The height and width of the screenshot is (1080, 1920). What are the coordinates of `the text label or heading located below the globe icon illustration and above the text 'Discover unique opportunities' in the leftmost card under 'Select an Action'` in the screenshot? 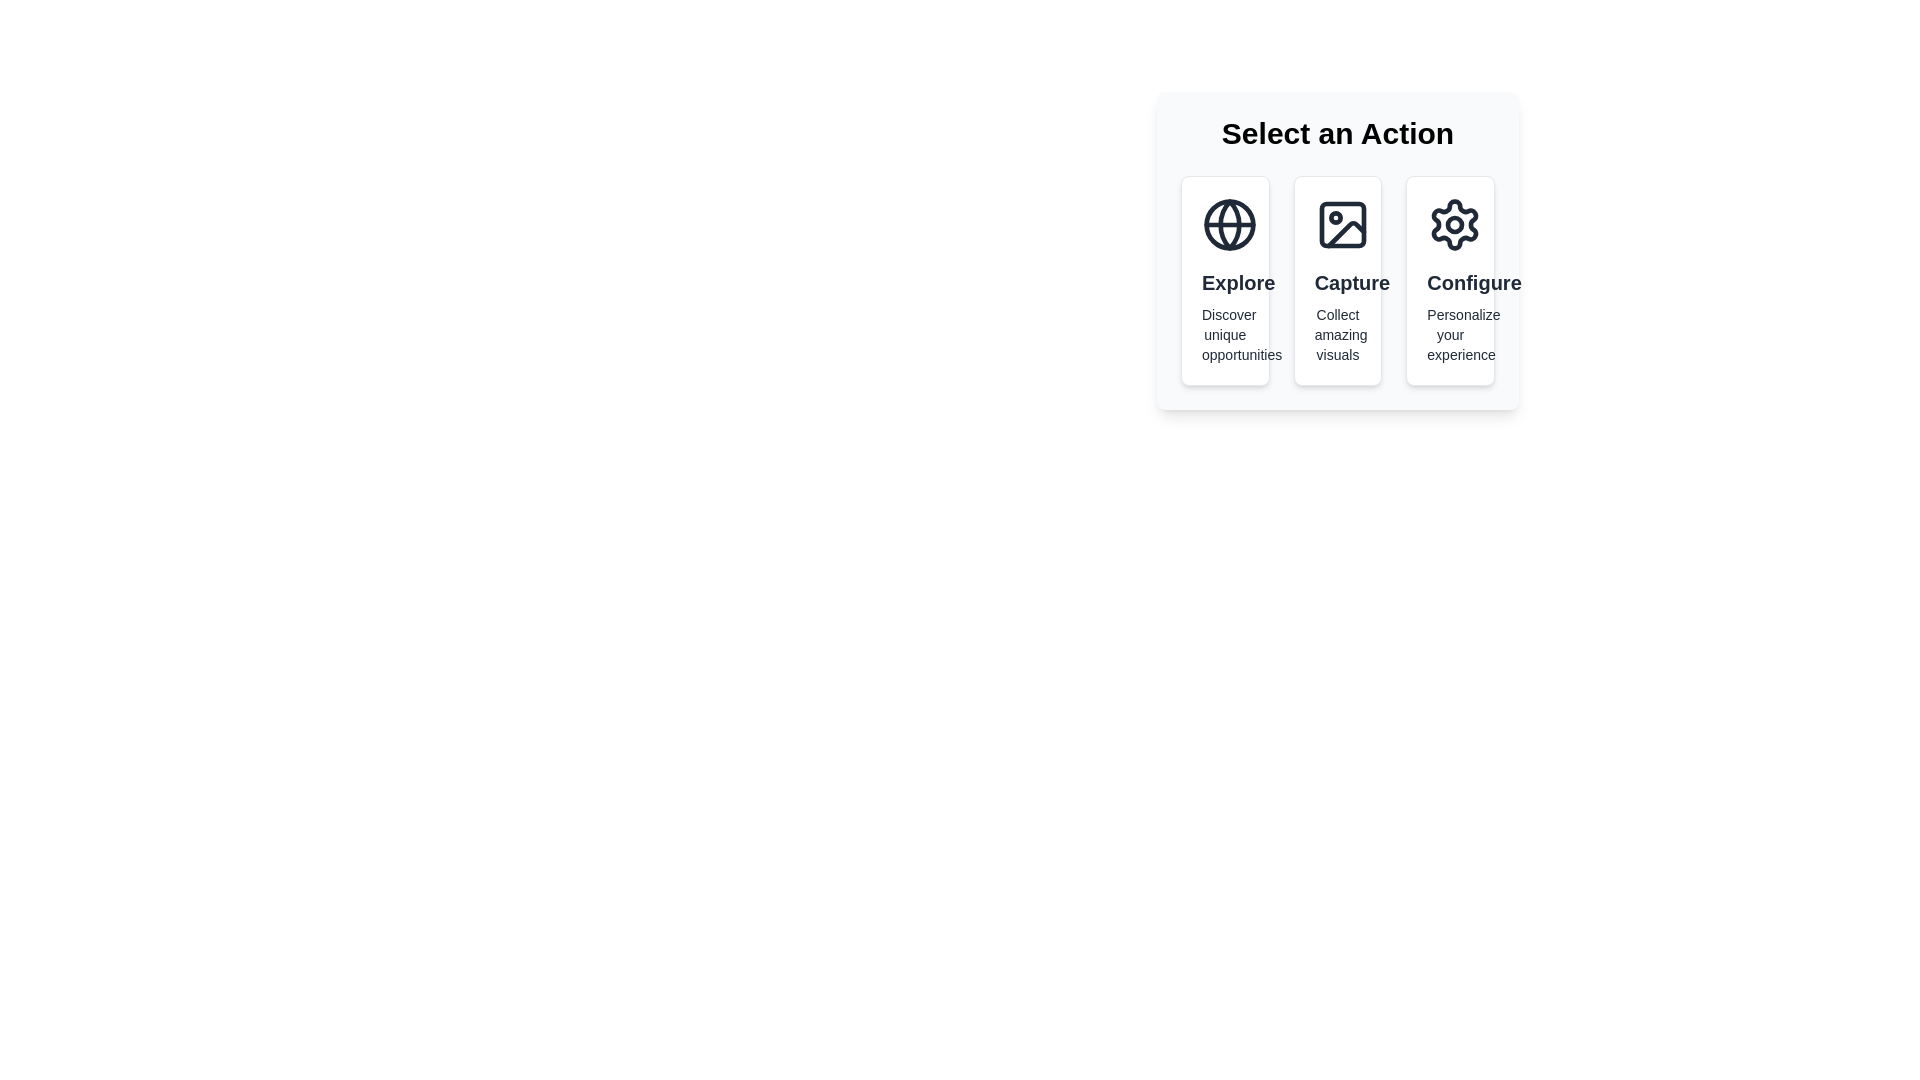 It's located at (1224, 282).